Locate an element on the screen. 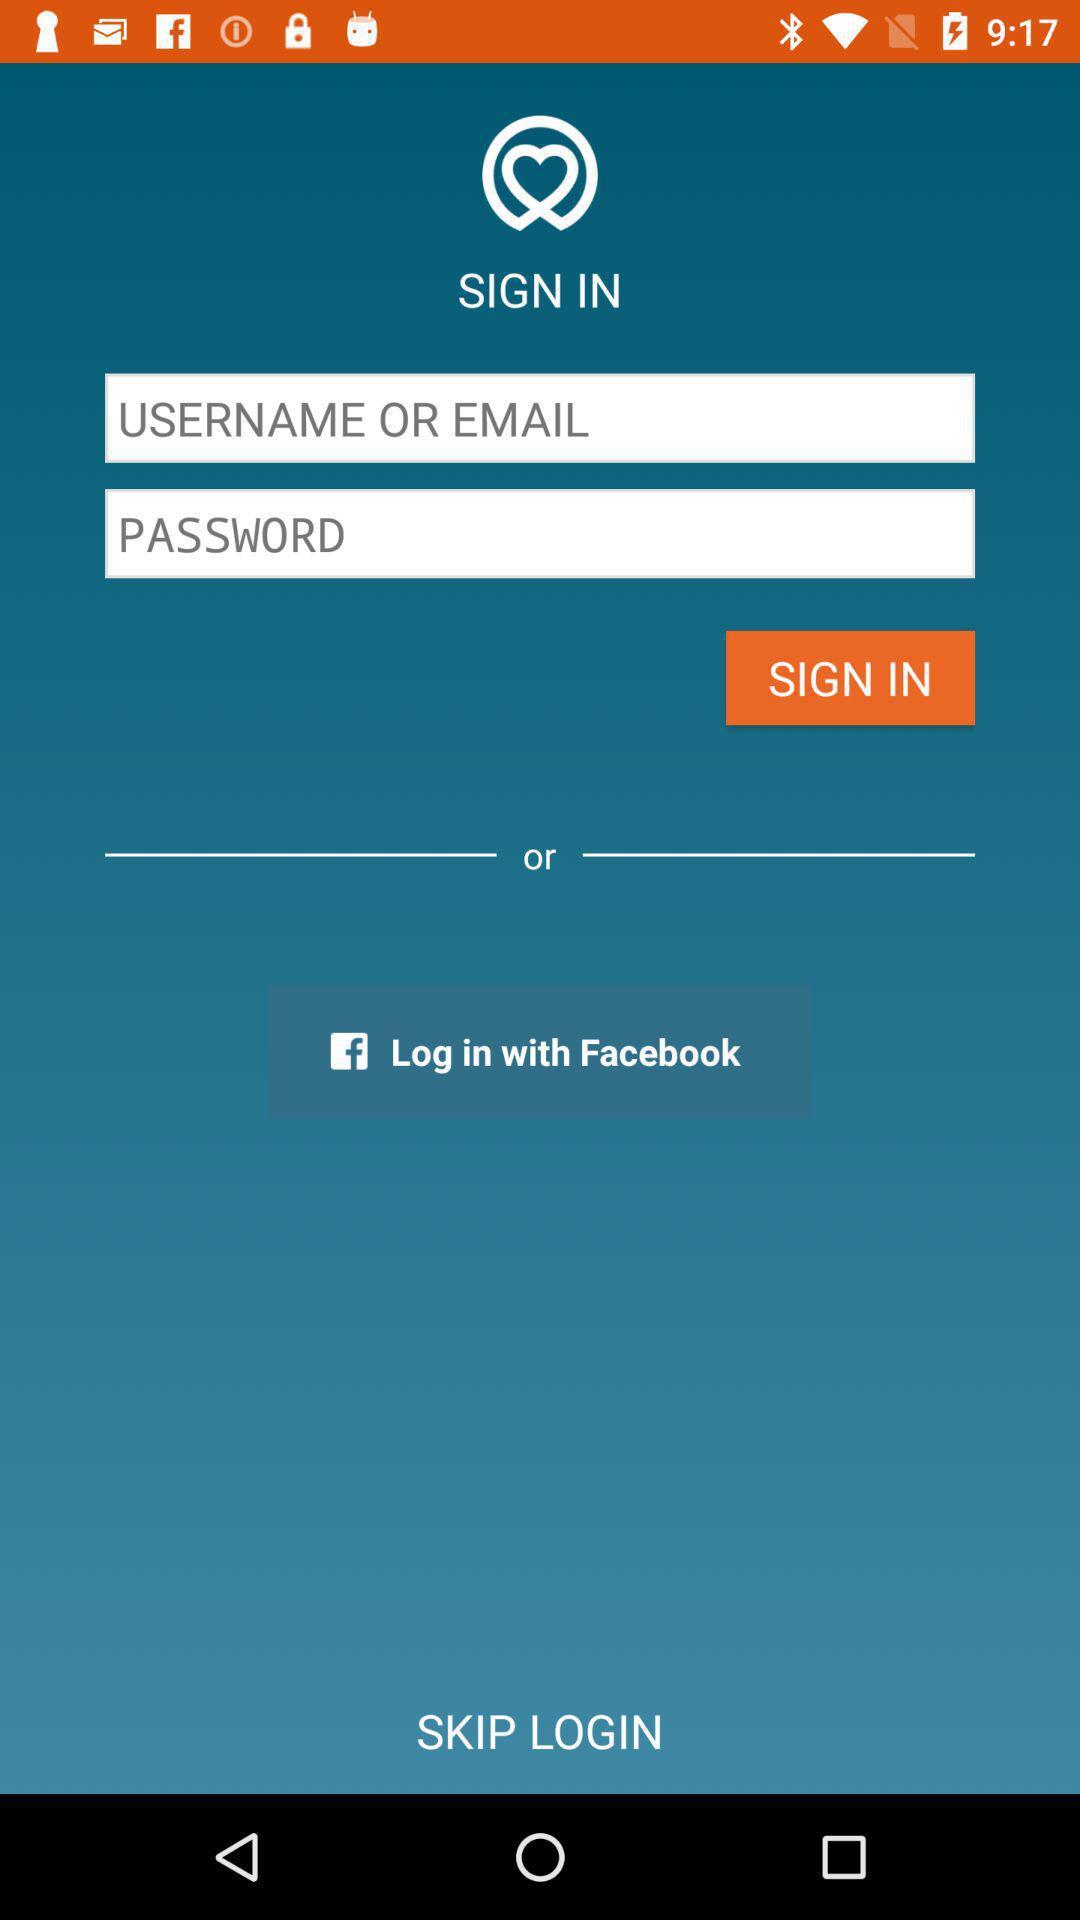 The image size is (1080, 1920). icon below the log in with item is located at coordinates (540, 1730).